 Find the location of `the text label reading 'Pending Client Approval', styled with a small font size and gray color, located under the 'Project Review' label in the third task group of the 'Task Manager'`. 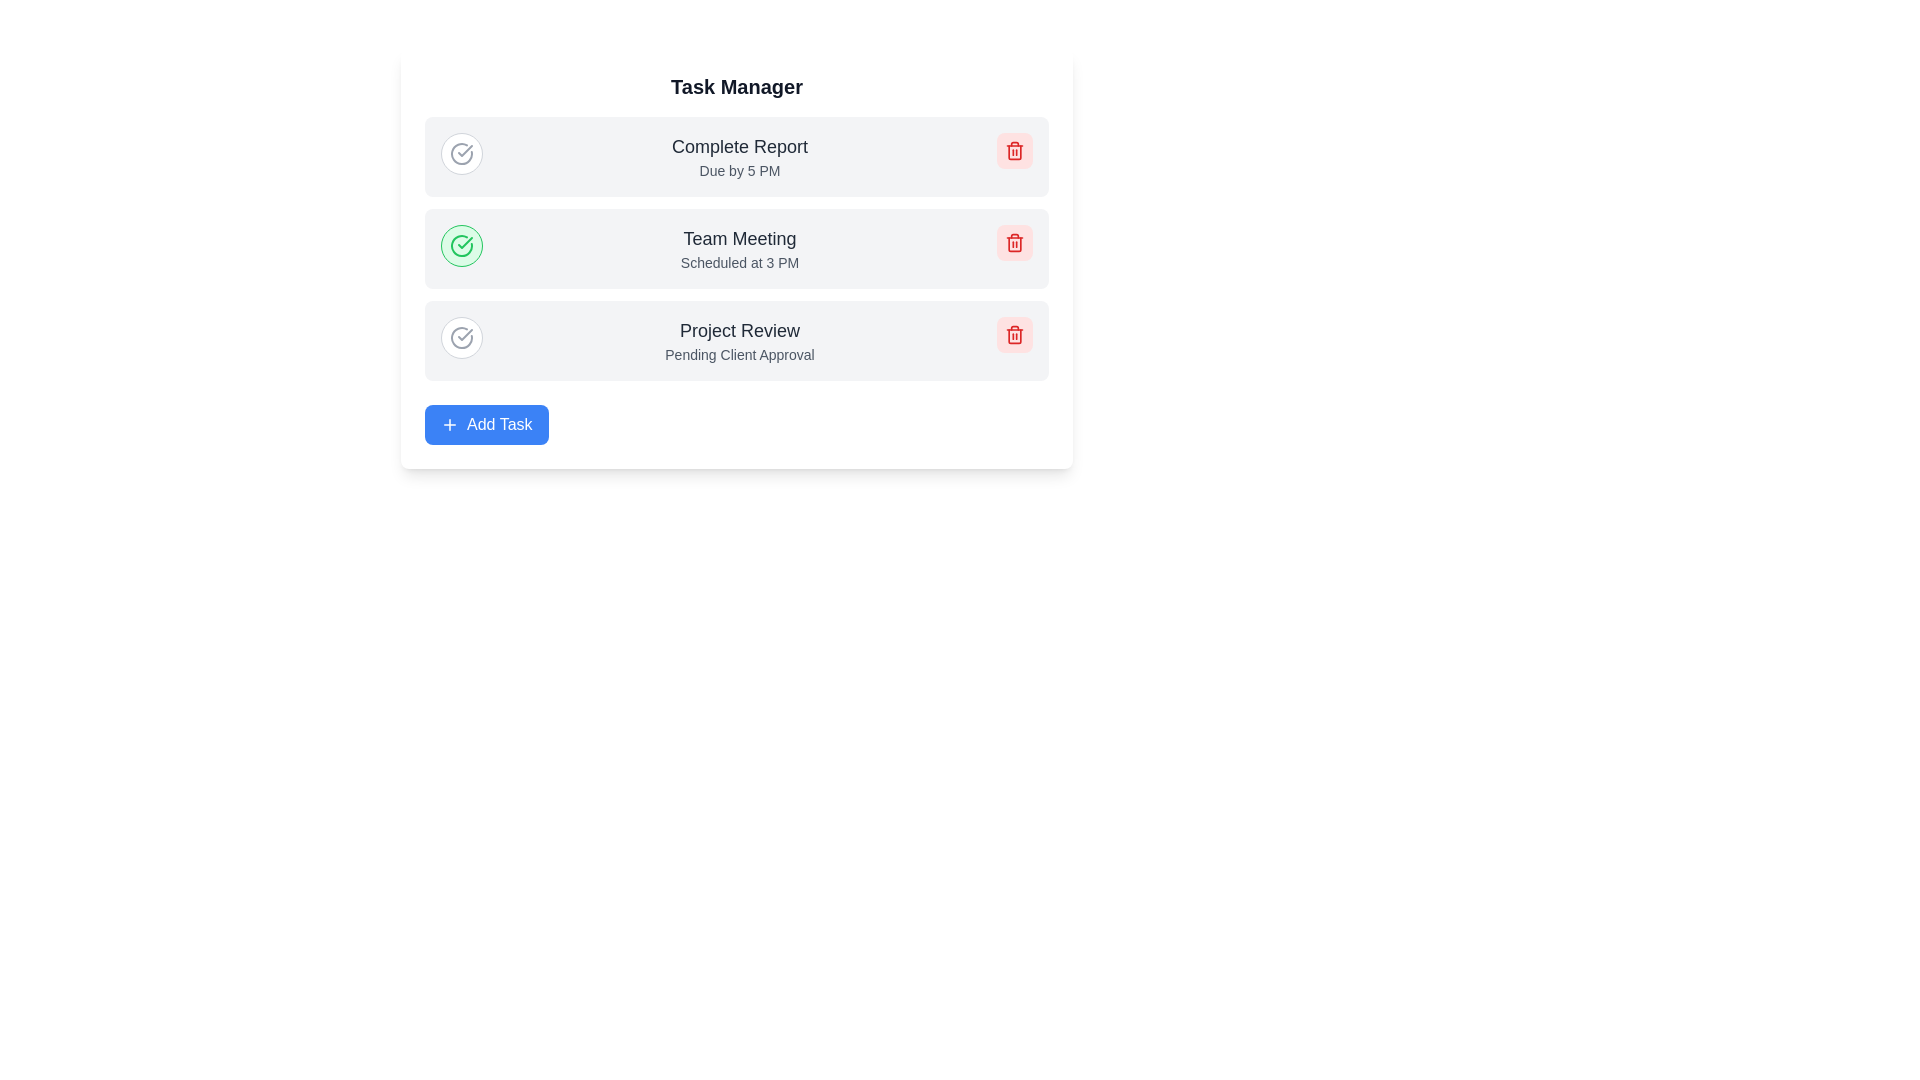

the text label reading 'Pending Client Approval', styled with a small font size and gray color, located under the 'Project Review' label in the third task group of the 'Task Manager' is located at coordinates (738, 353).